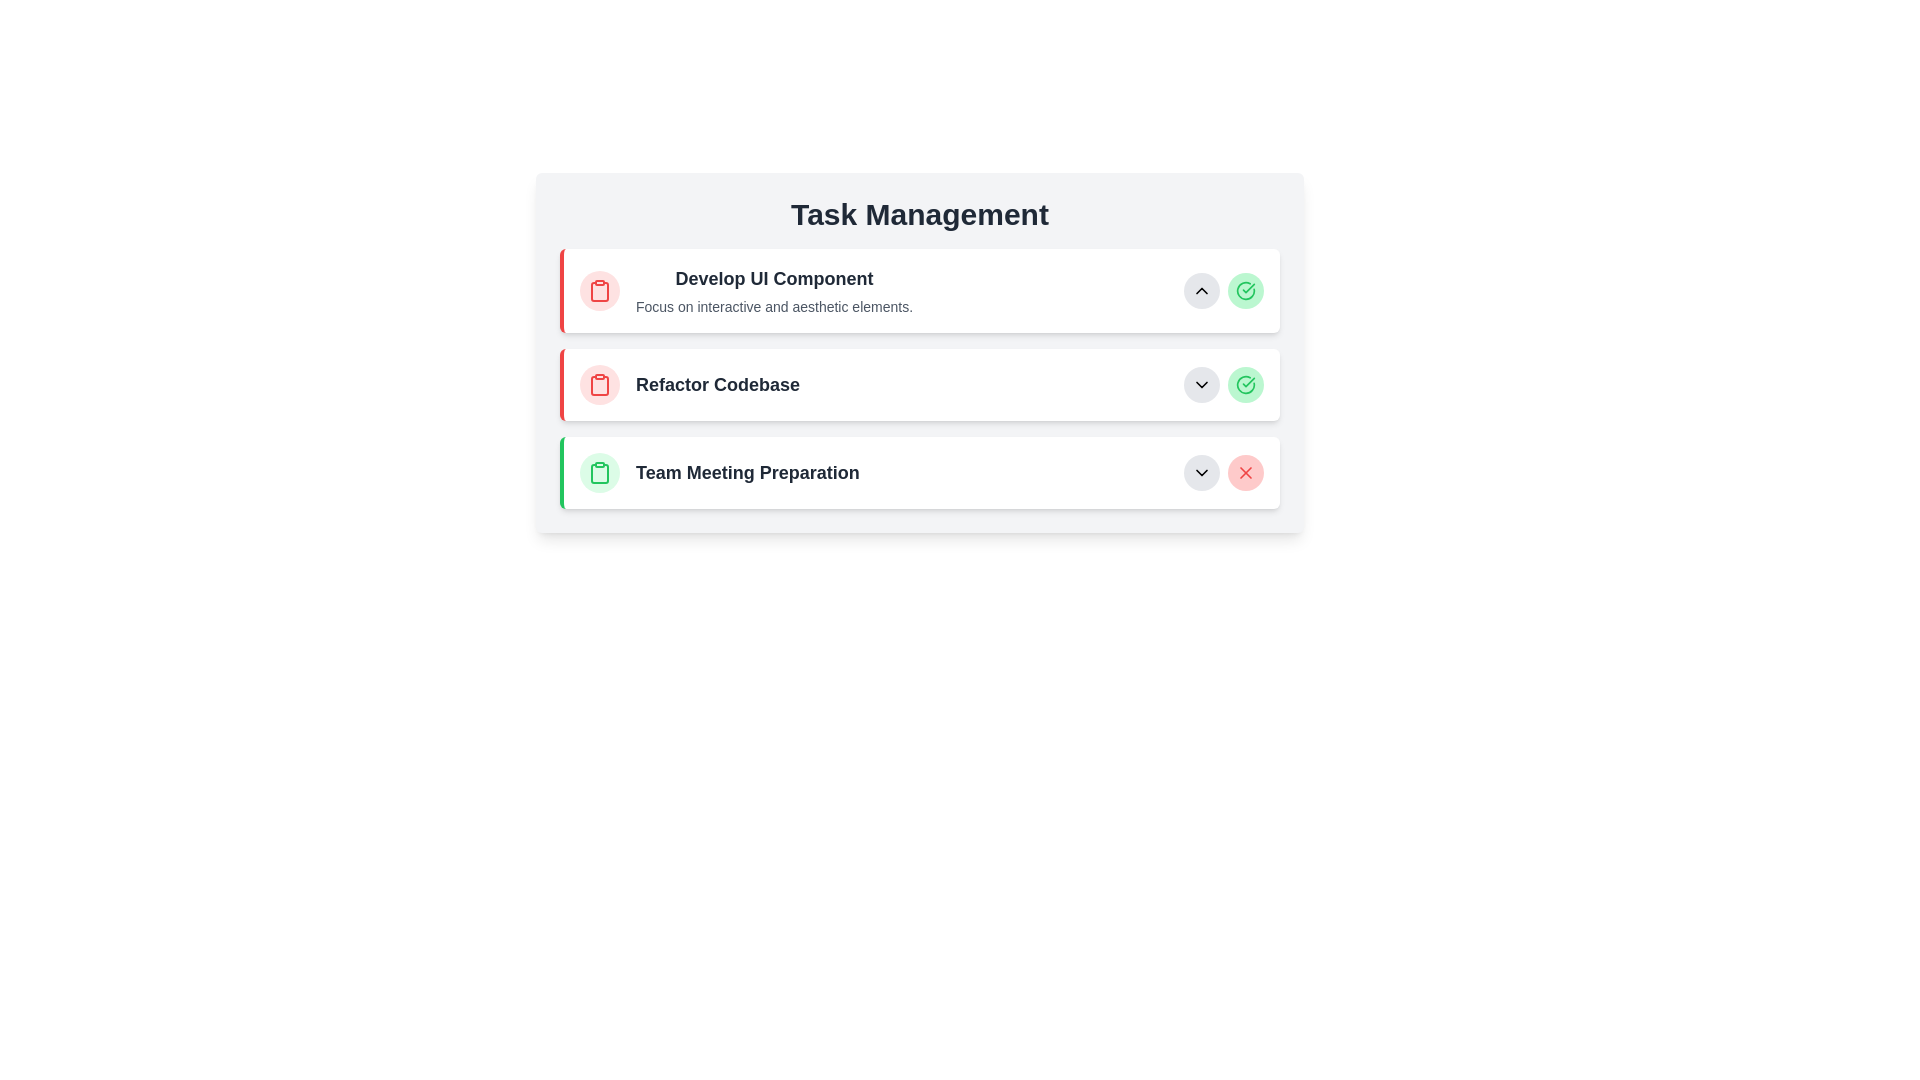 The width and height of the screenshot is (1920, 1080). I want to click on the clipboard icon that represents the 'Develop UI Component' task, located to the left of its text label in the first task item under 'Task Management', so click(599, 290).